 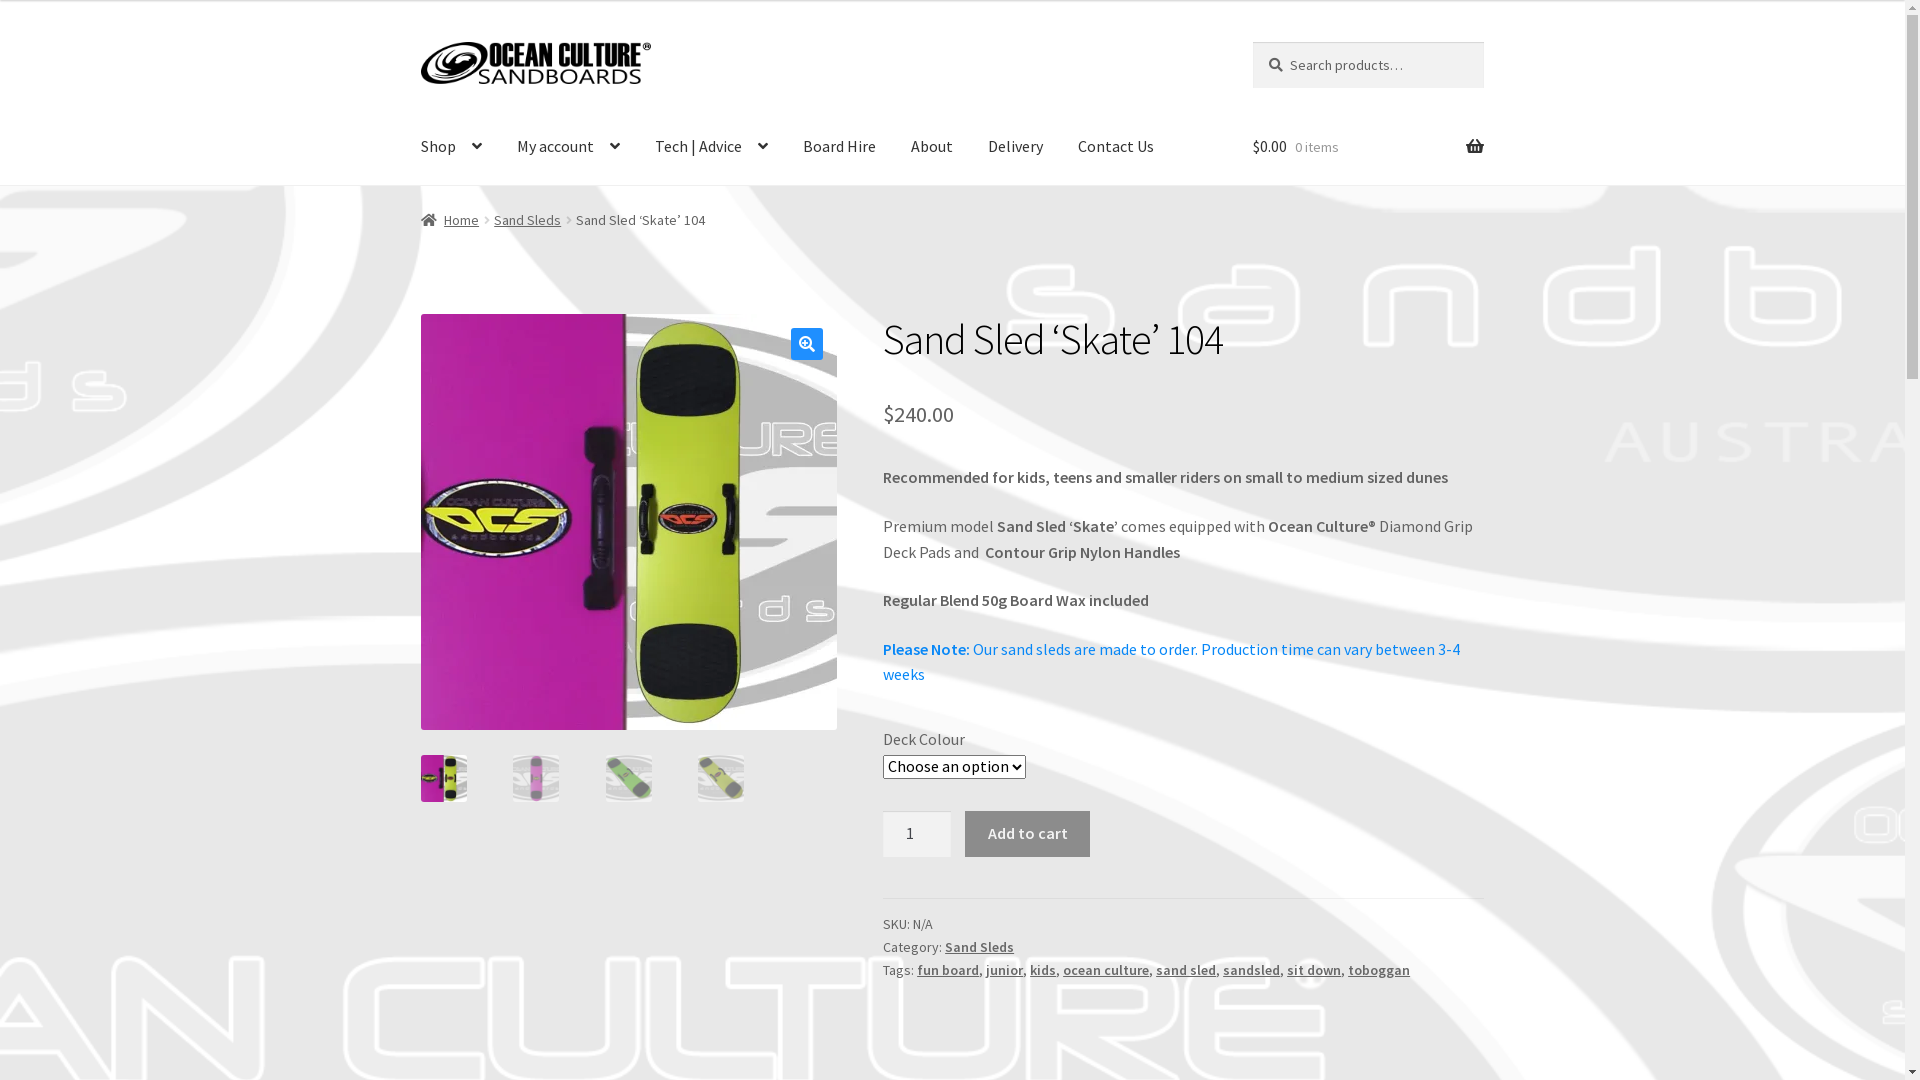 What do you see at coordinates (1377, 968) in the screenshot?
I see `'toboggan'` at bounding box center [1377, 968].